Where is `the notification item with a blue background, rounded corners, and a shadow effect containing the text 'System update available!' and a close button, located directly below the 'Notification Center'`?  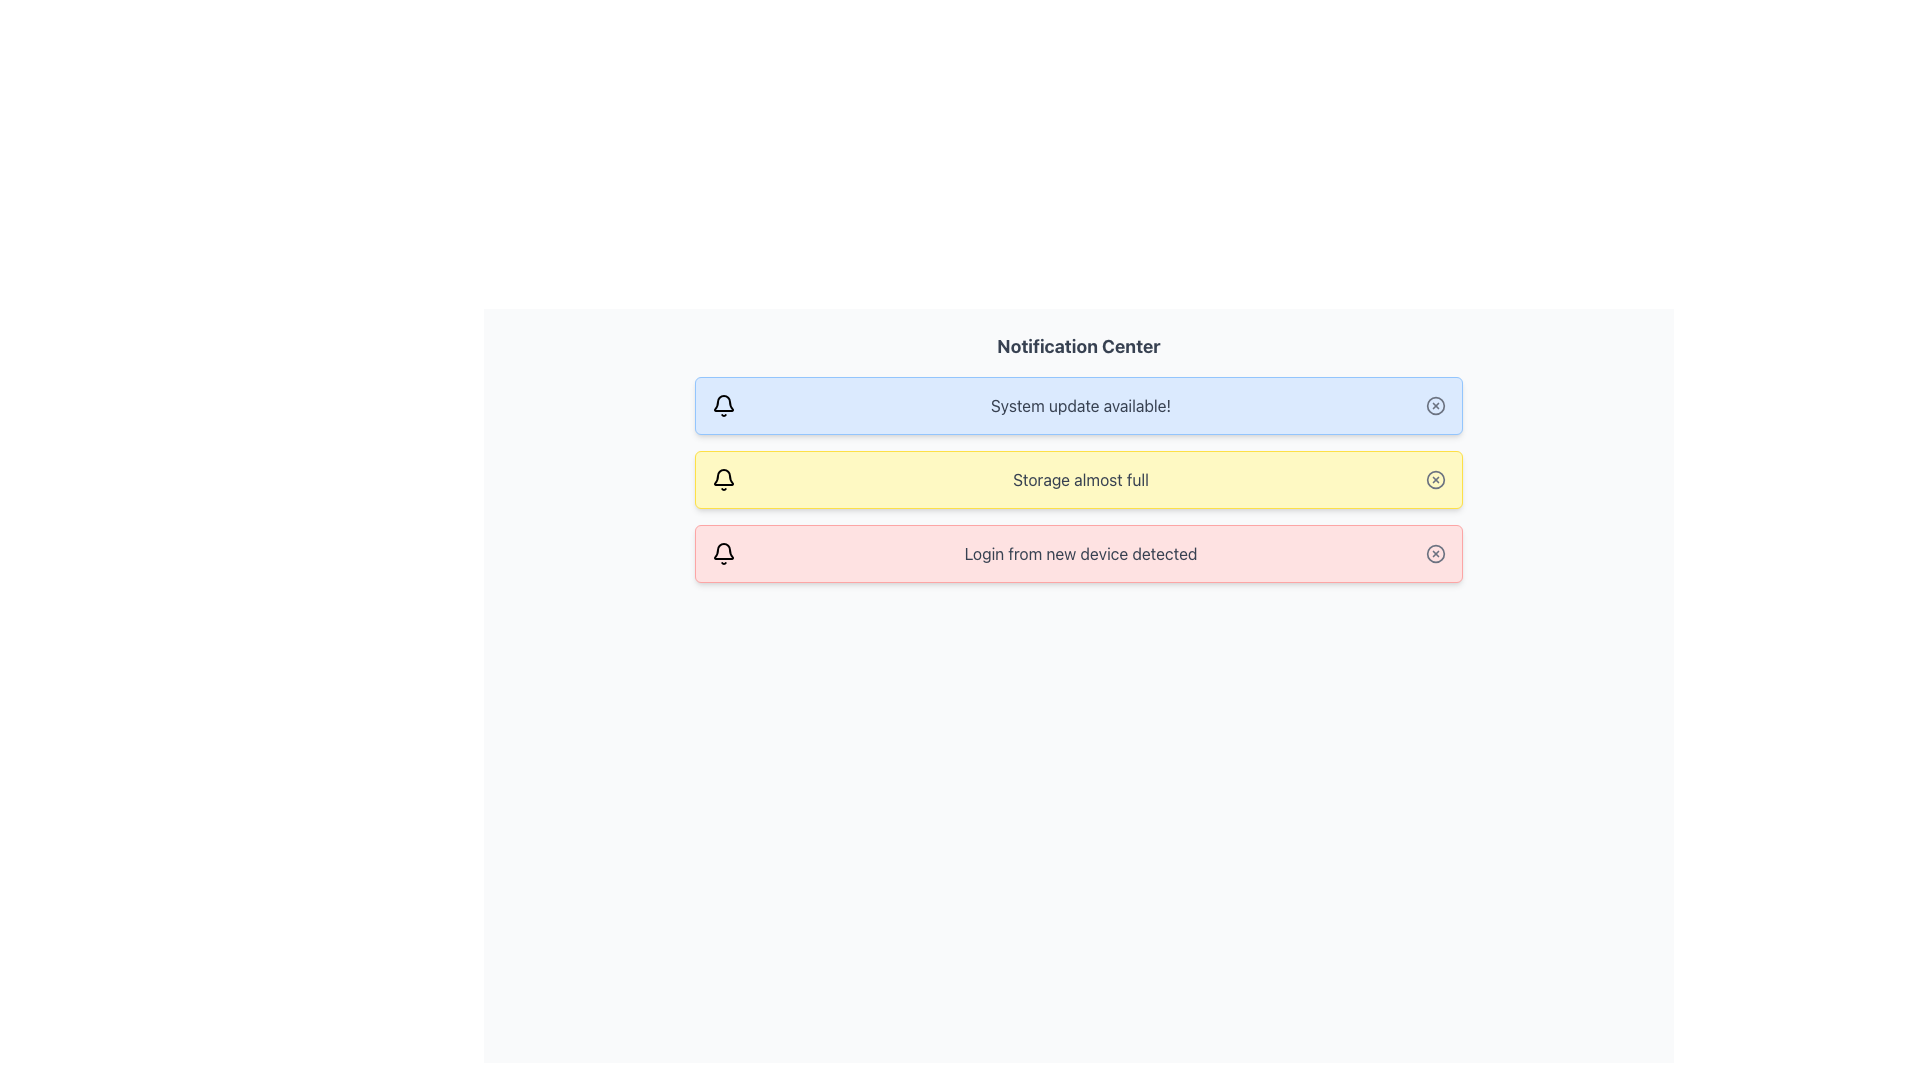
the notification item with a blue background, rounded corners, and a shadow effect containing the text 'System update available!' and a close button, located directly below the 'Notification Center' is located at coordinates (1078, 405).